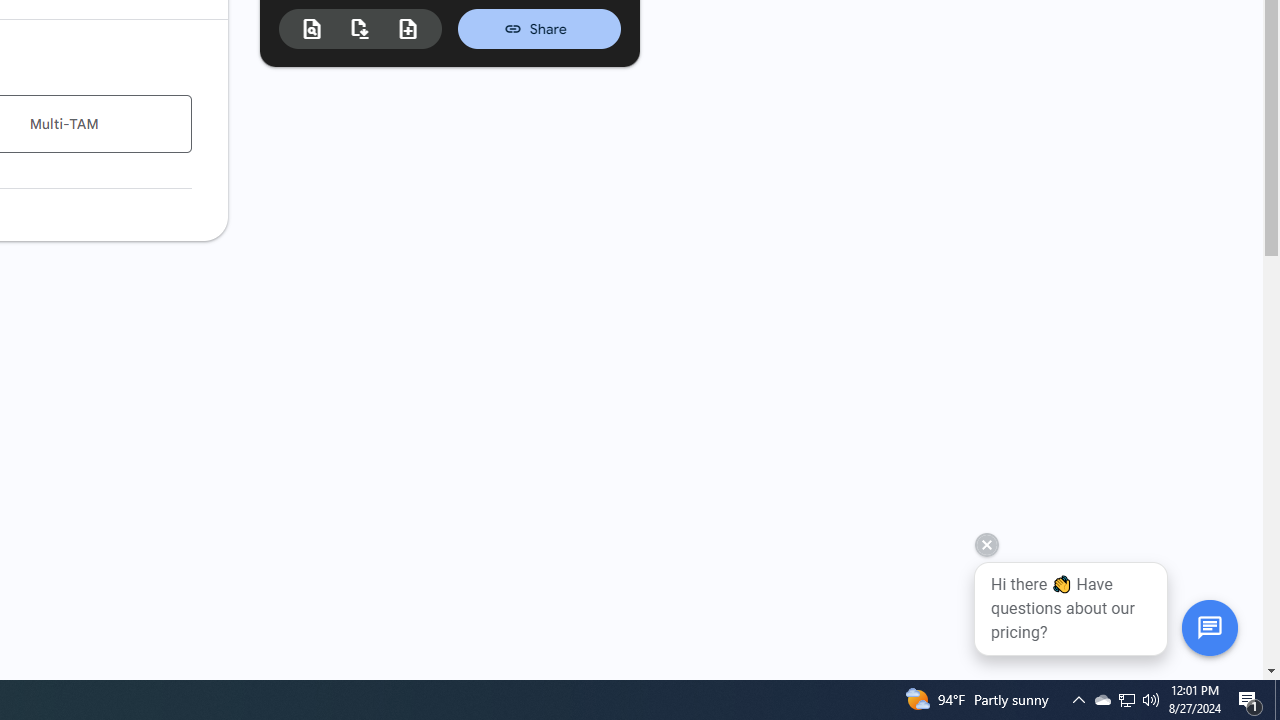 This screenshot has width=1280, height=720. What do you see at coordinates (407, 29) in the screenshot?
I see `'New estimate from duplicate'` at bounding box center [407, 29].